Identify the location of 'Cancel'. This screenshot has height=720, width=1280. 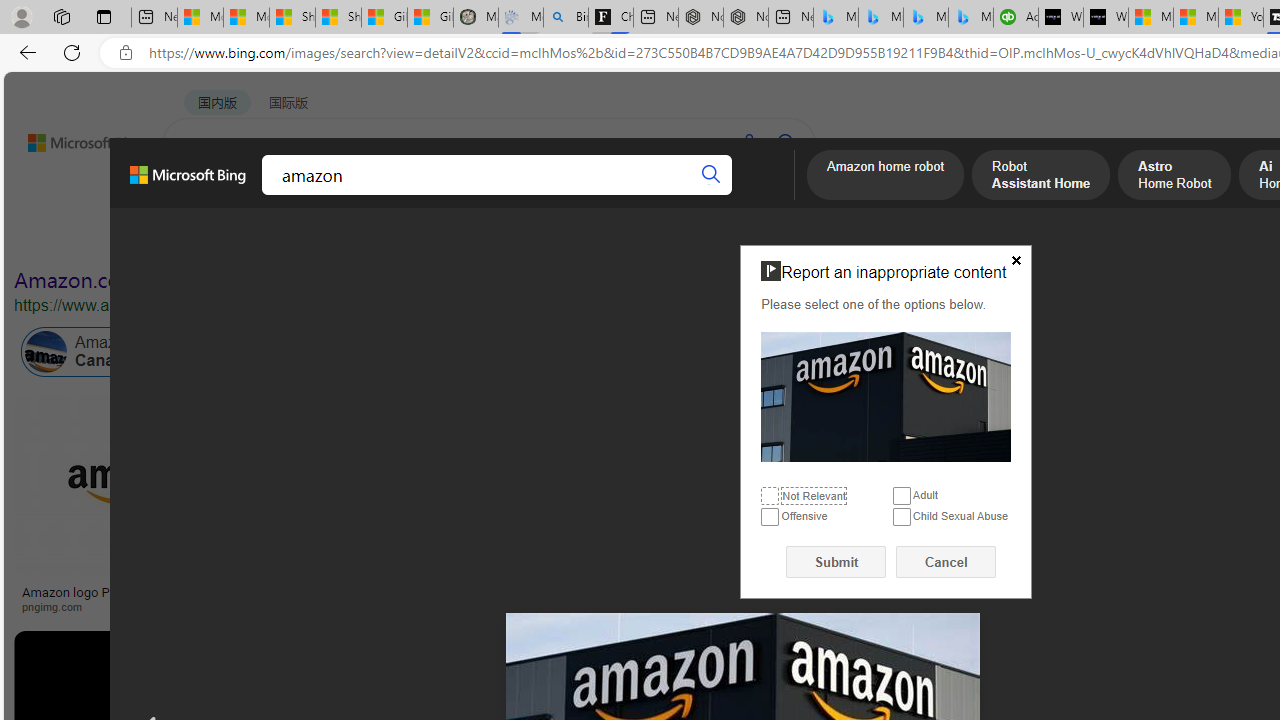
(945, 562).